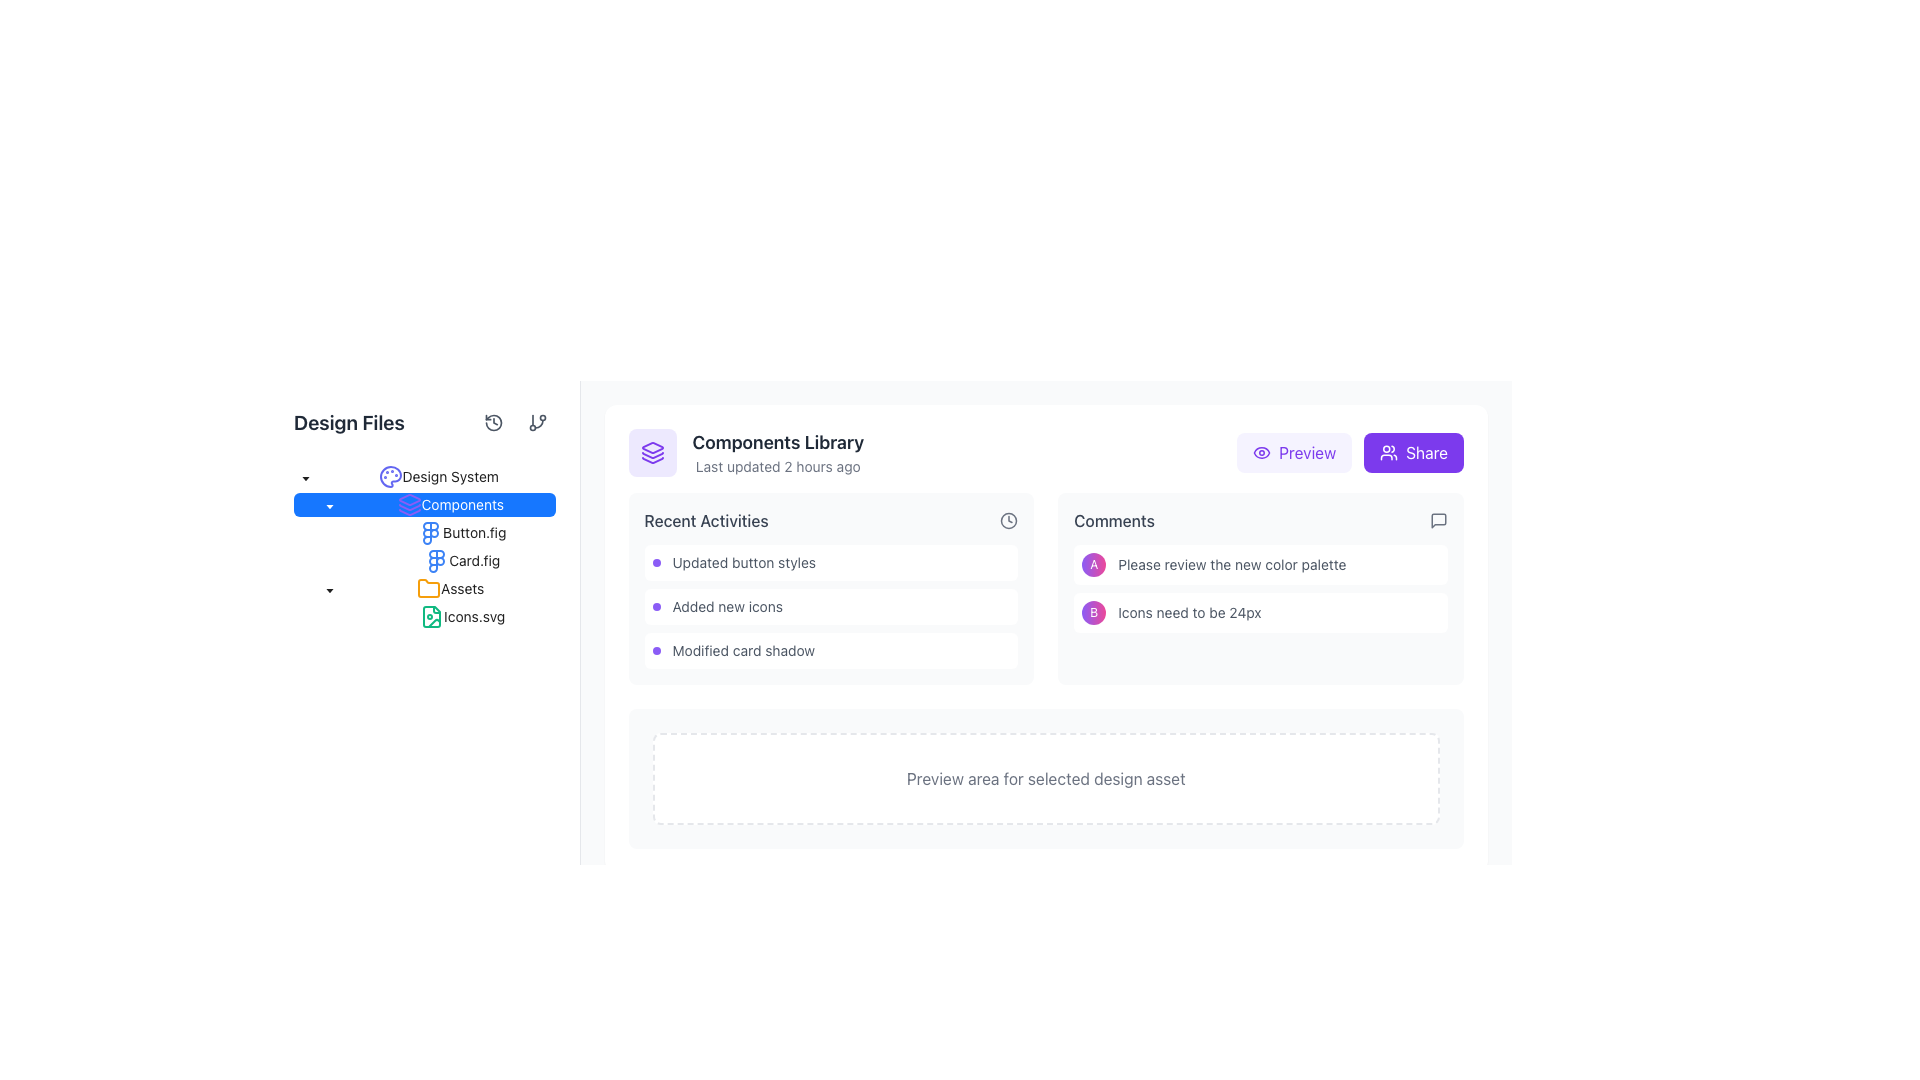  What do you see at coordinates (473, 560) in the screenshot?
I see `the text label indicating an item within the tree structure under the 'Card.fig' entry in the 'Components' folder` at bounding box center [473, 560].